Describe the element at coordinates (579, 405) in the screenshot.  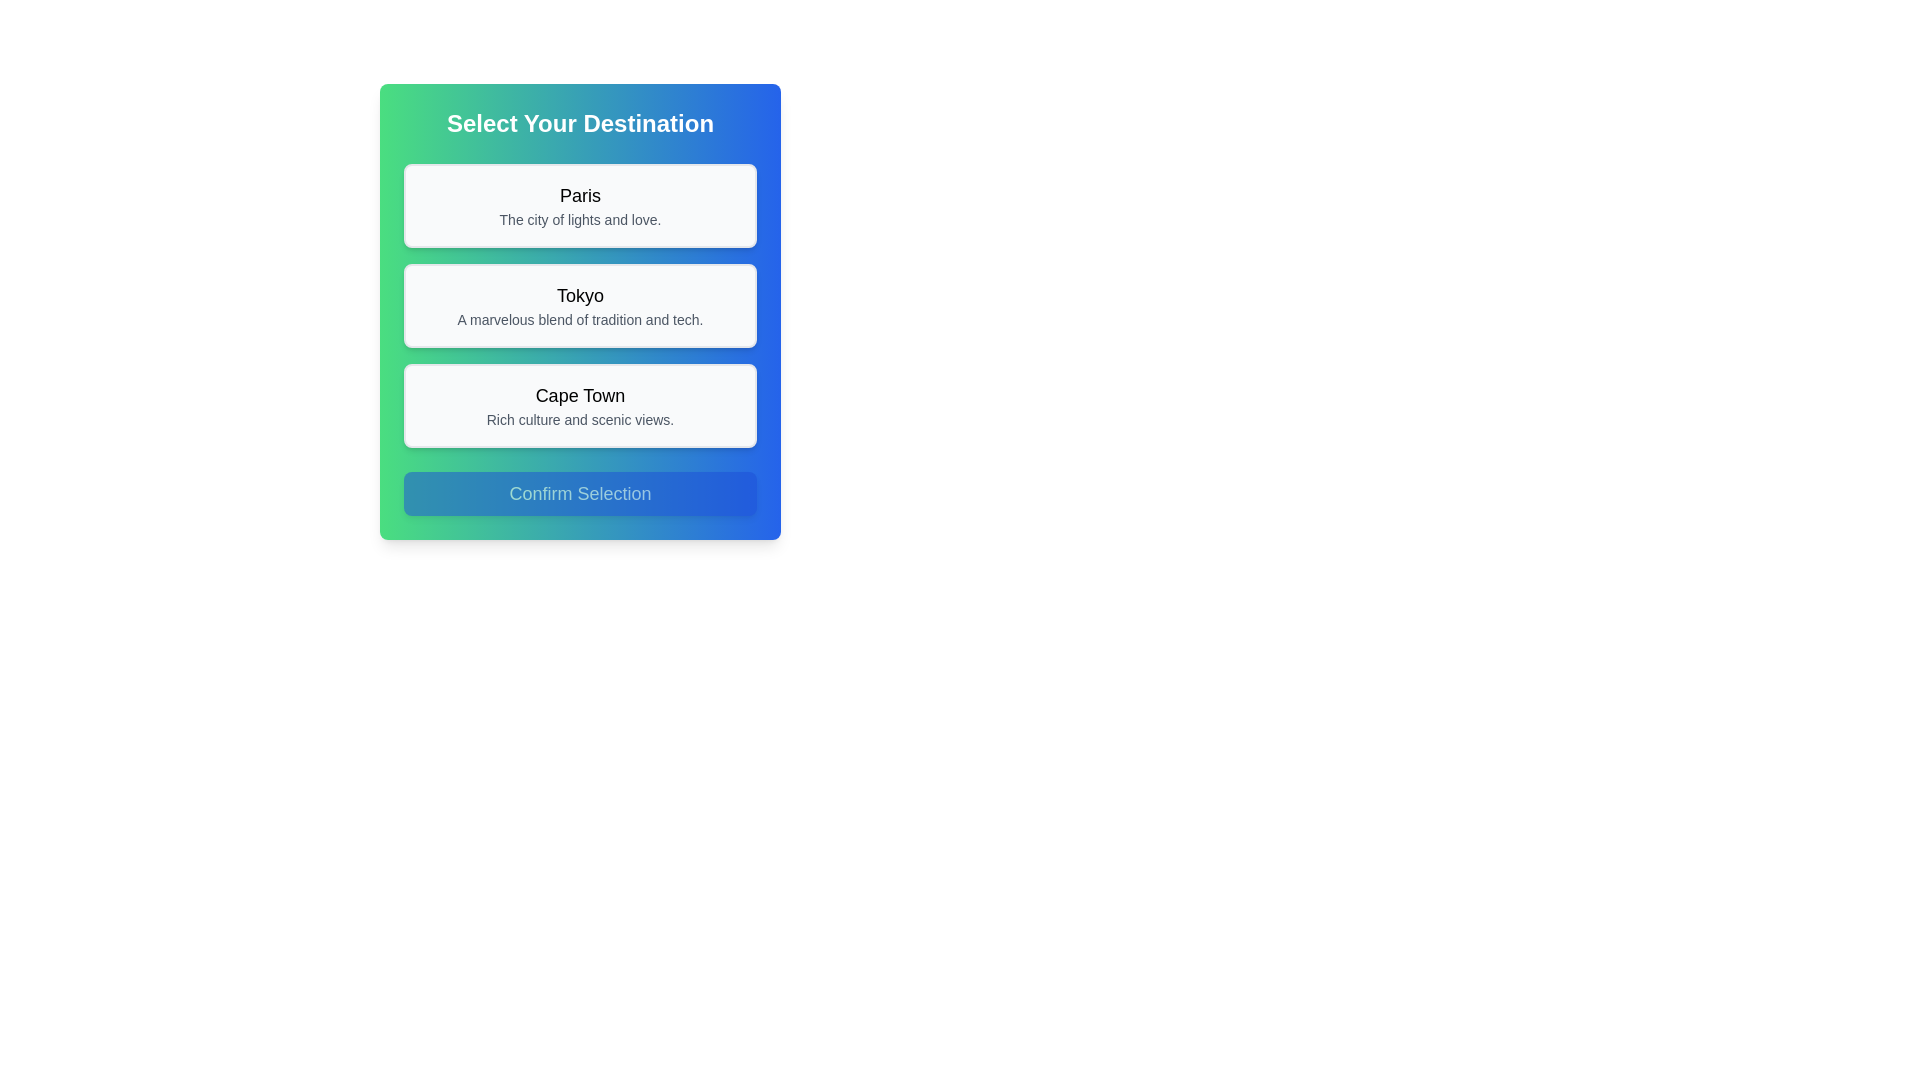
I see `the selectable destination option labeled 'Cape Town' which is the third item in a vertical list of destination options` at that location.